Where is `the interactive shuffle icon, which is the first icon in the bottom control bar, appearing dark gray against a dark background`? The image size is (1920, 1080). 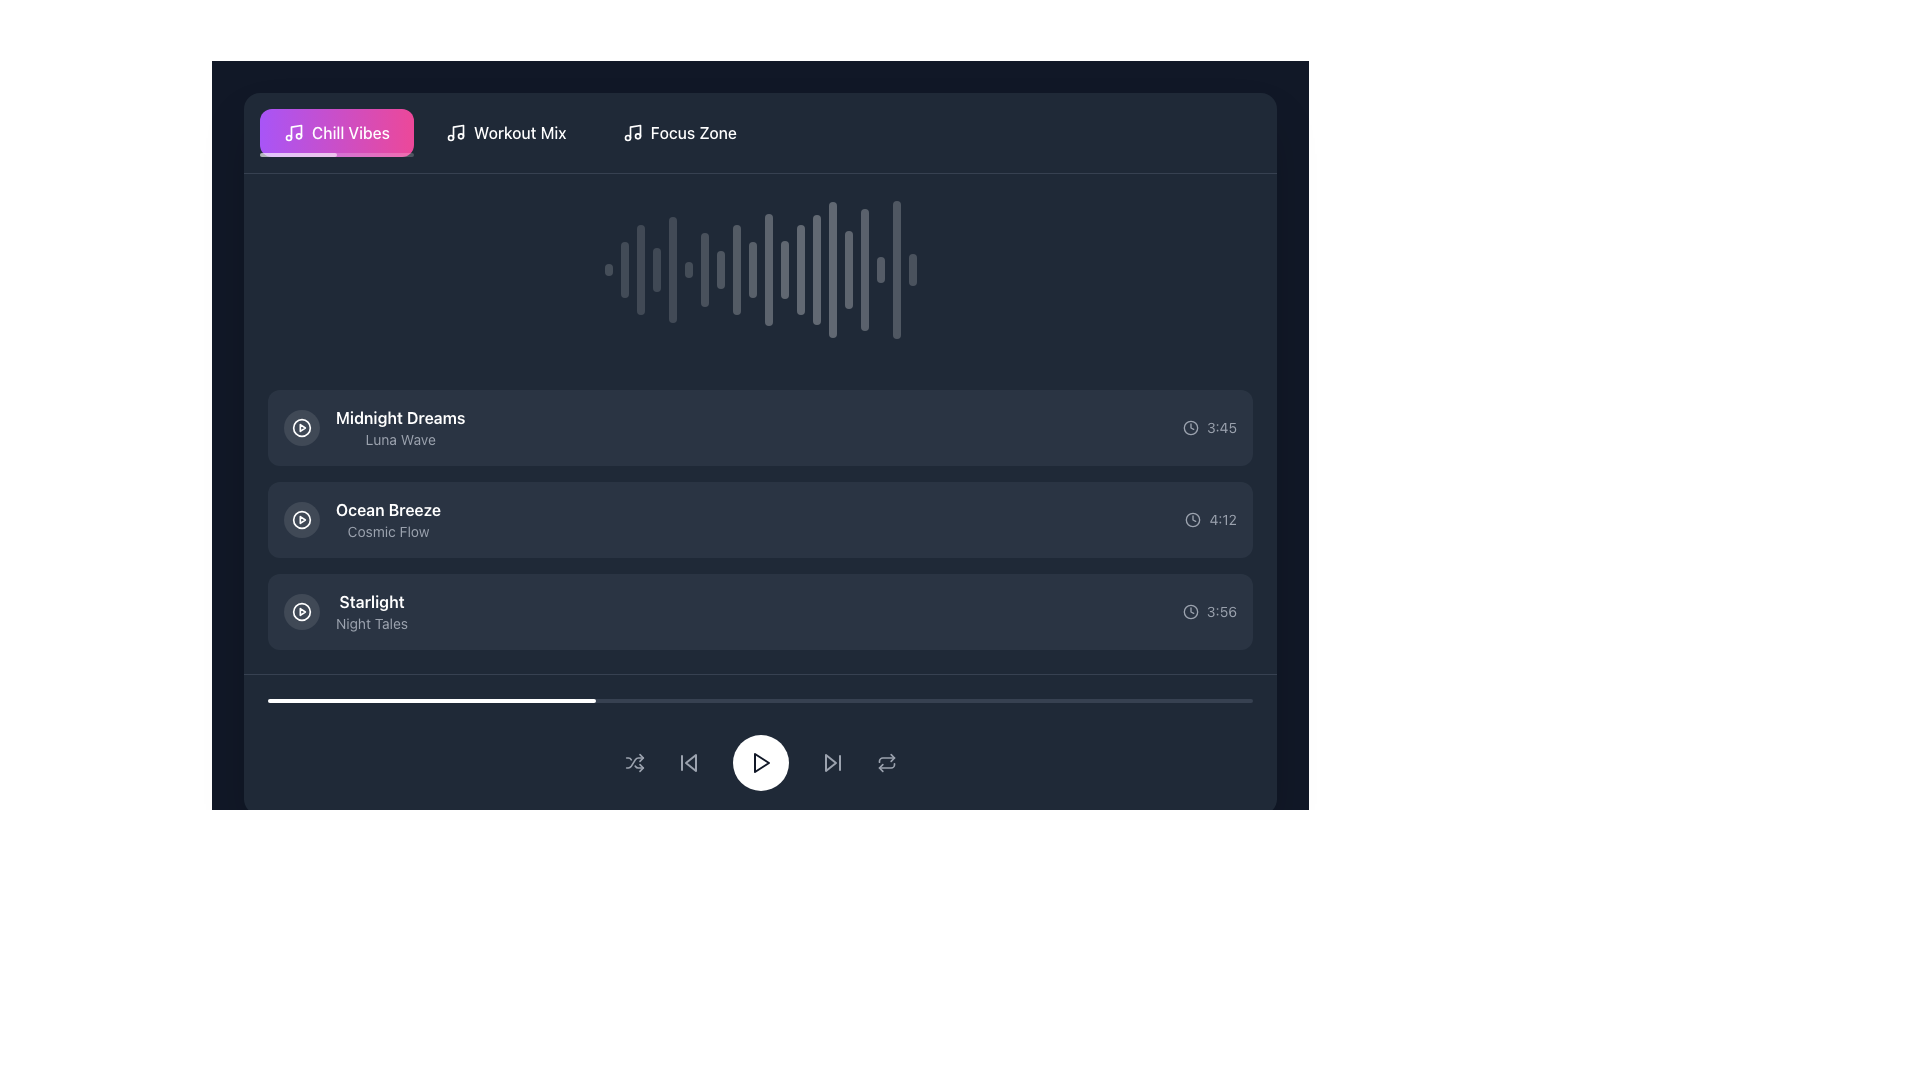 the interactive shuffle icon, which is the first icon in the bottom control bar, appearing dark gray against a dark background is located at coordinates (633, 763).